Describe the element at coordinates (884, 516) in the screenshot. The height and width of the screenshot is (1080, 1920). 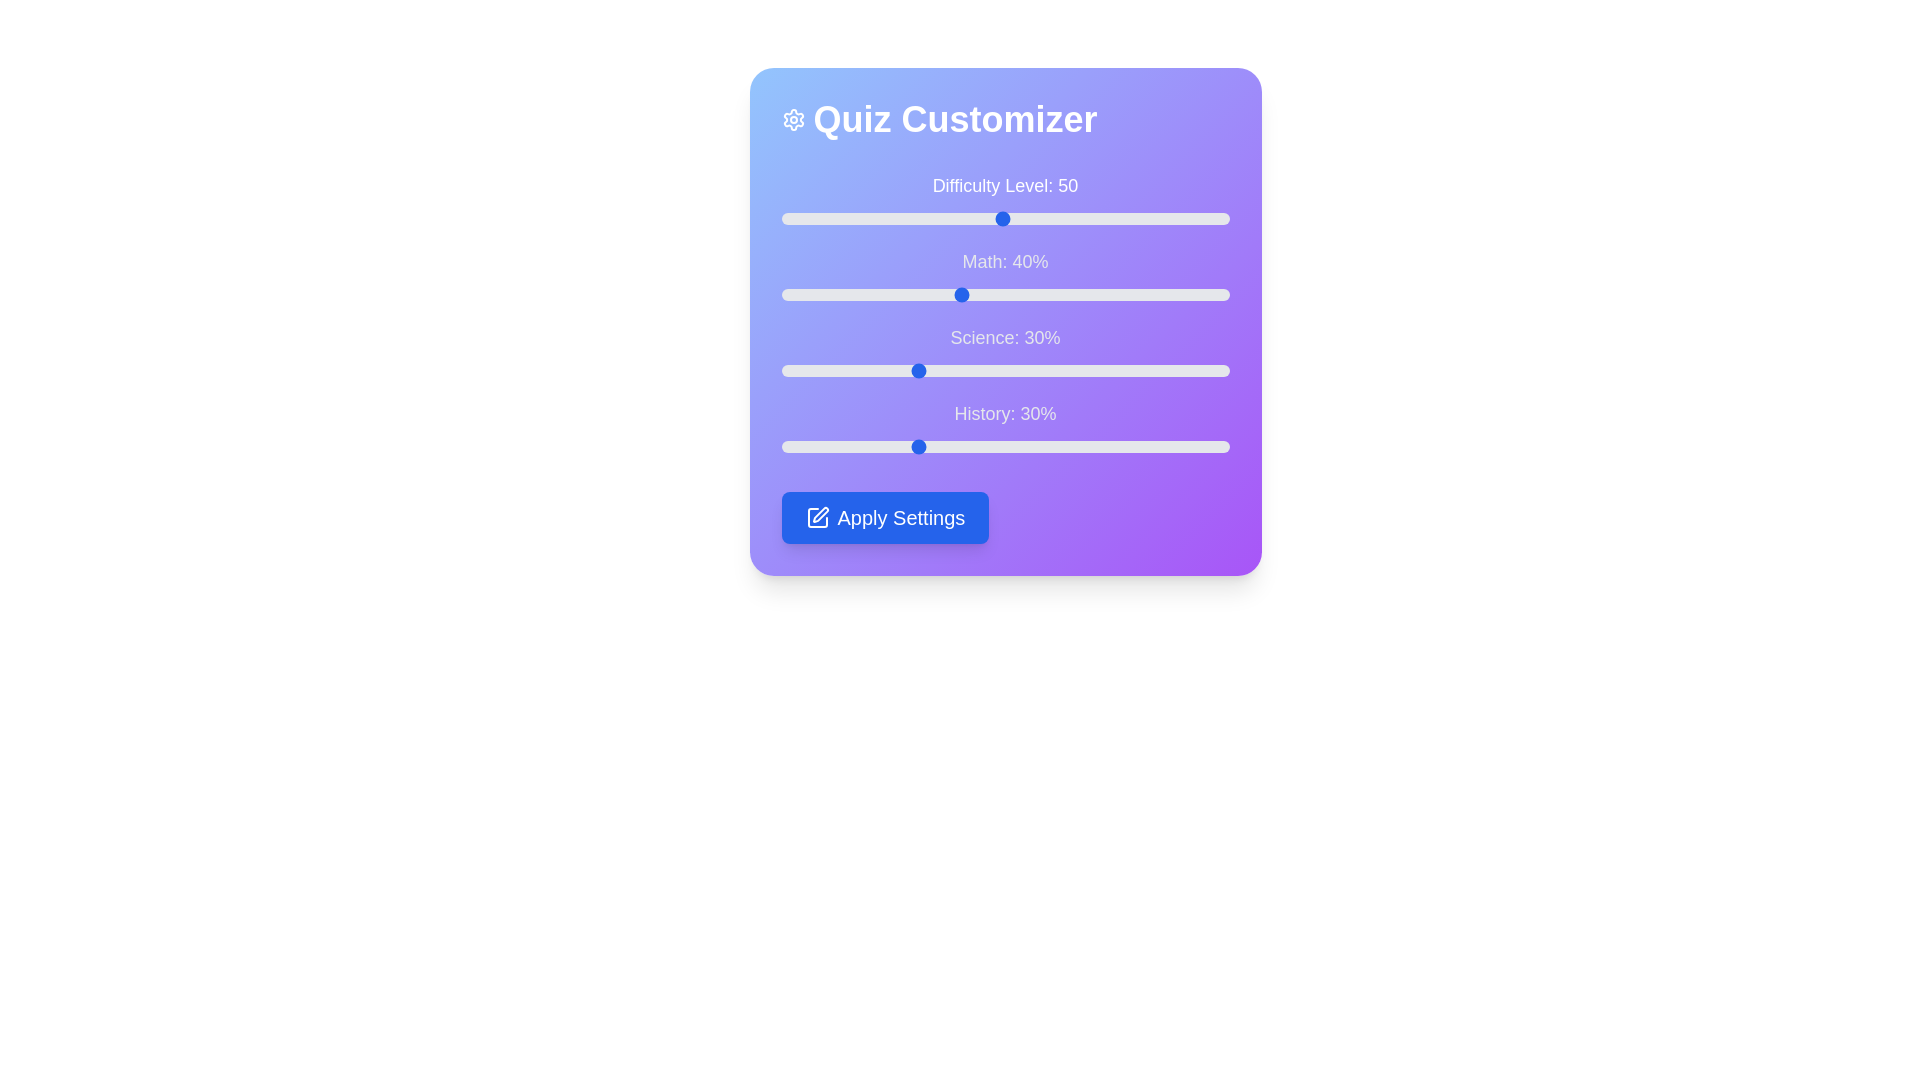
I see `the 'Apply Settings' button to observe its hover effect` at that location.